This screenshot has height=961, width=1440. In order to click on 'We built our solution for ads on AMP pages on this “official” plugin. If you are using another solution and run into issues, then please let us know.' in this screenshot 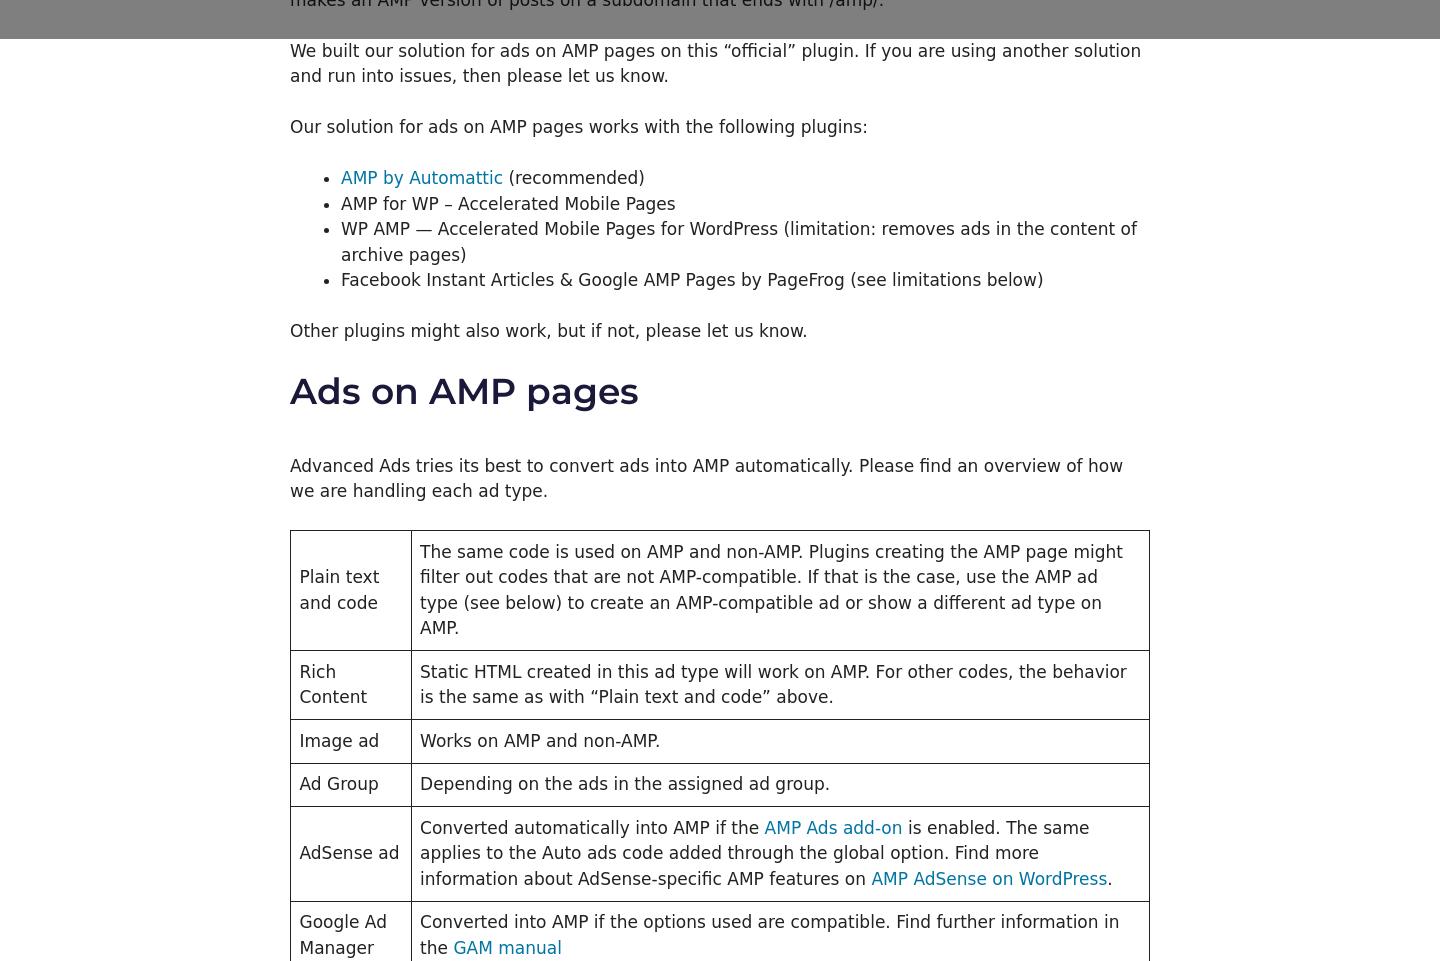, I will do `click(289, 63)`.